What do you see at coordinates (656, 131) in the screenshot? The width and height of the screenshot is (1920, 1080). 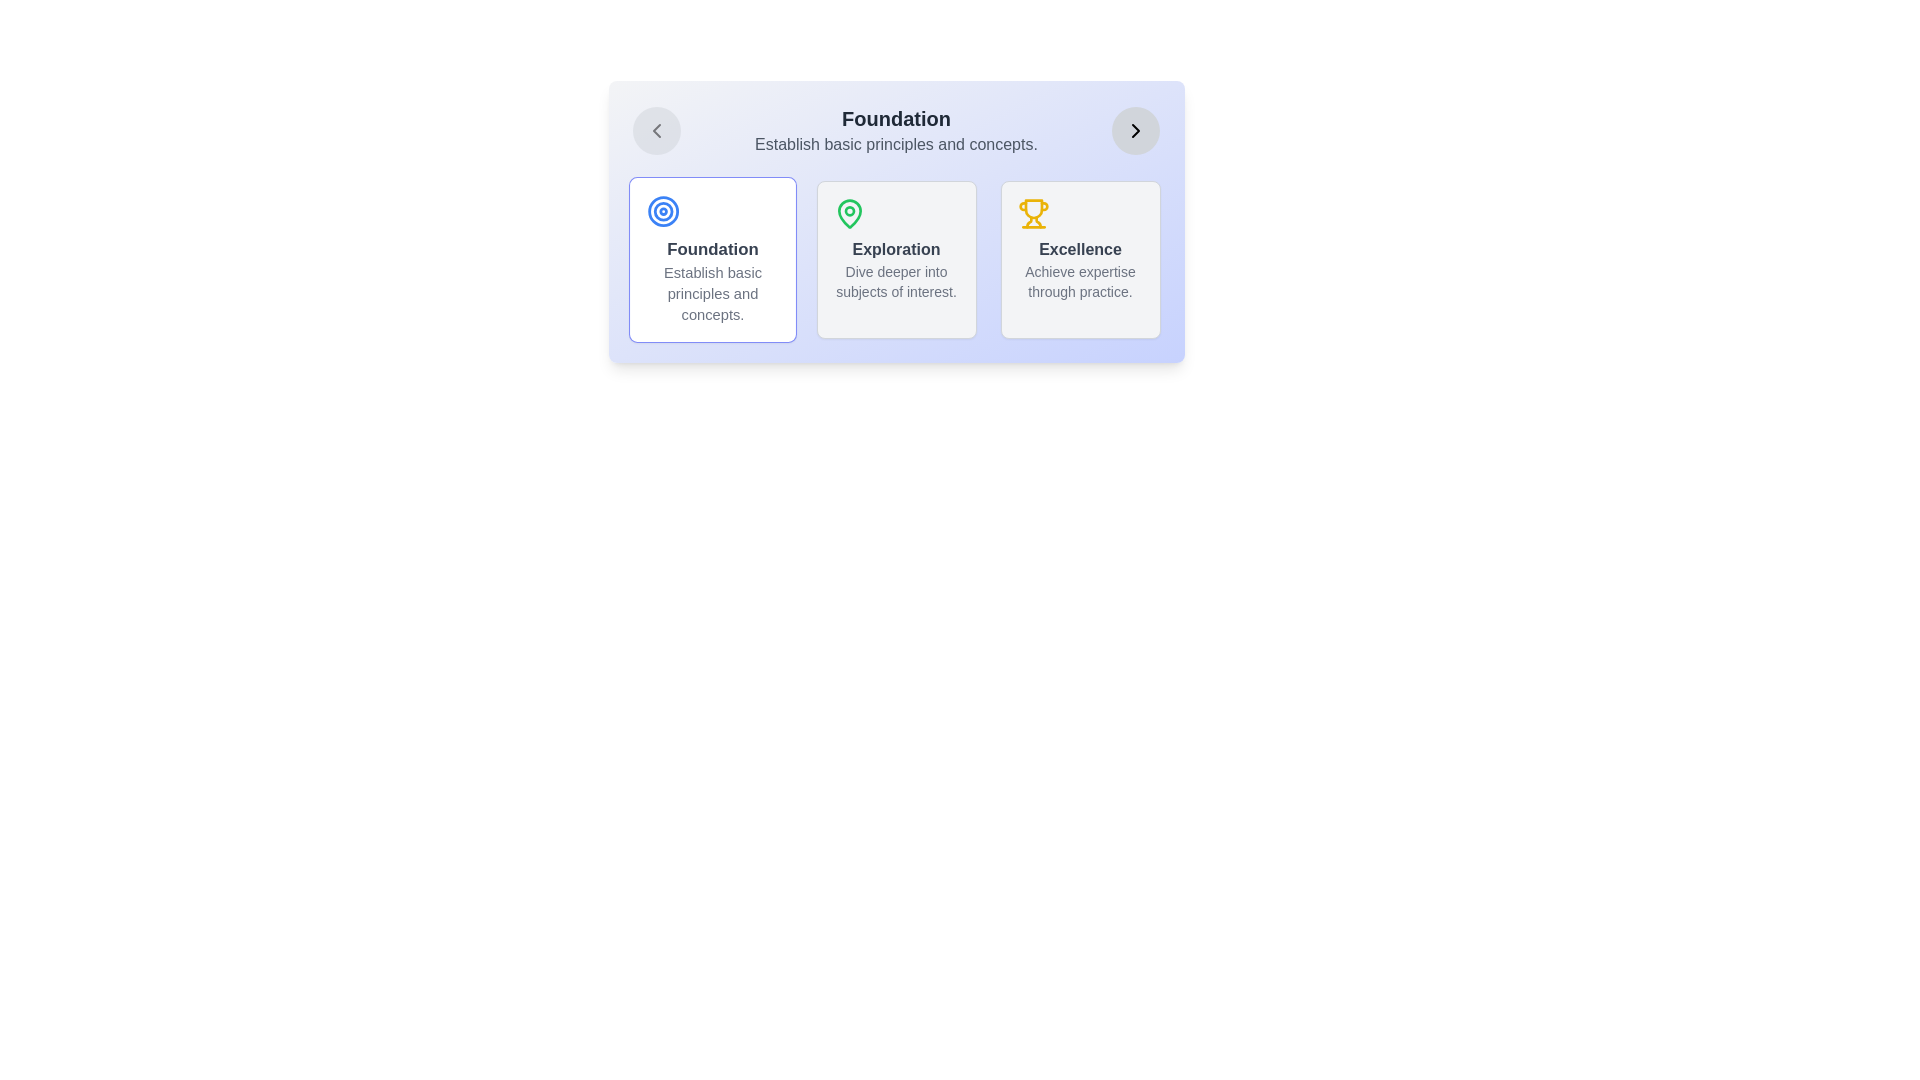 I see `the left-arrow icon, which is part of a circular button with a light gray background in the top-left corner of the card titled 'Foundation'` at bounding box center [656, 131].